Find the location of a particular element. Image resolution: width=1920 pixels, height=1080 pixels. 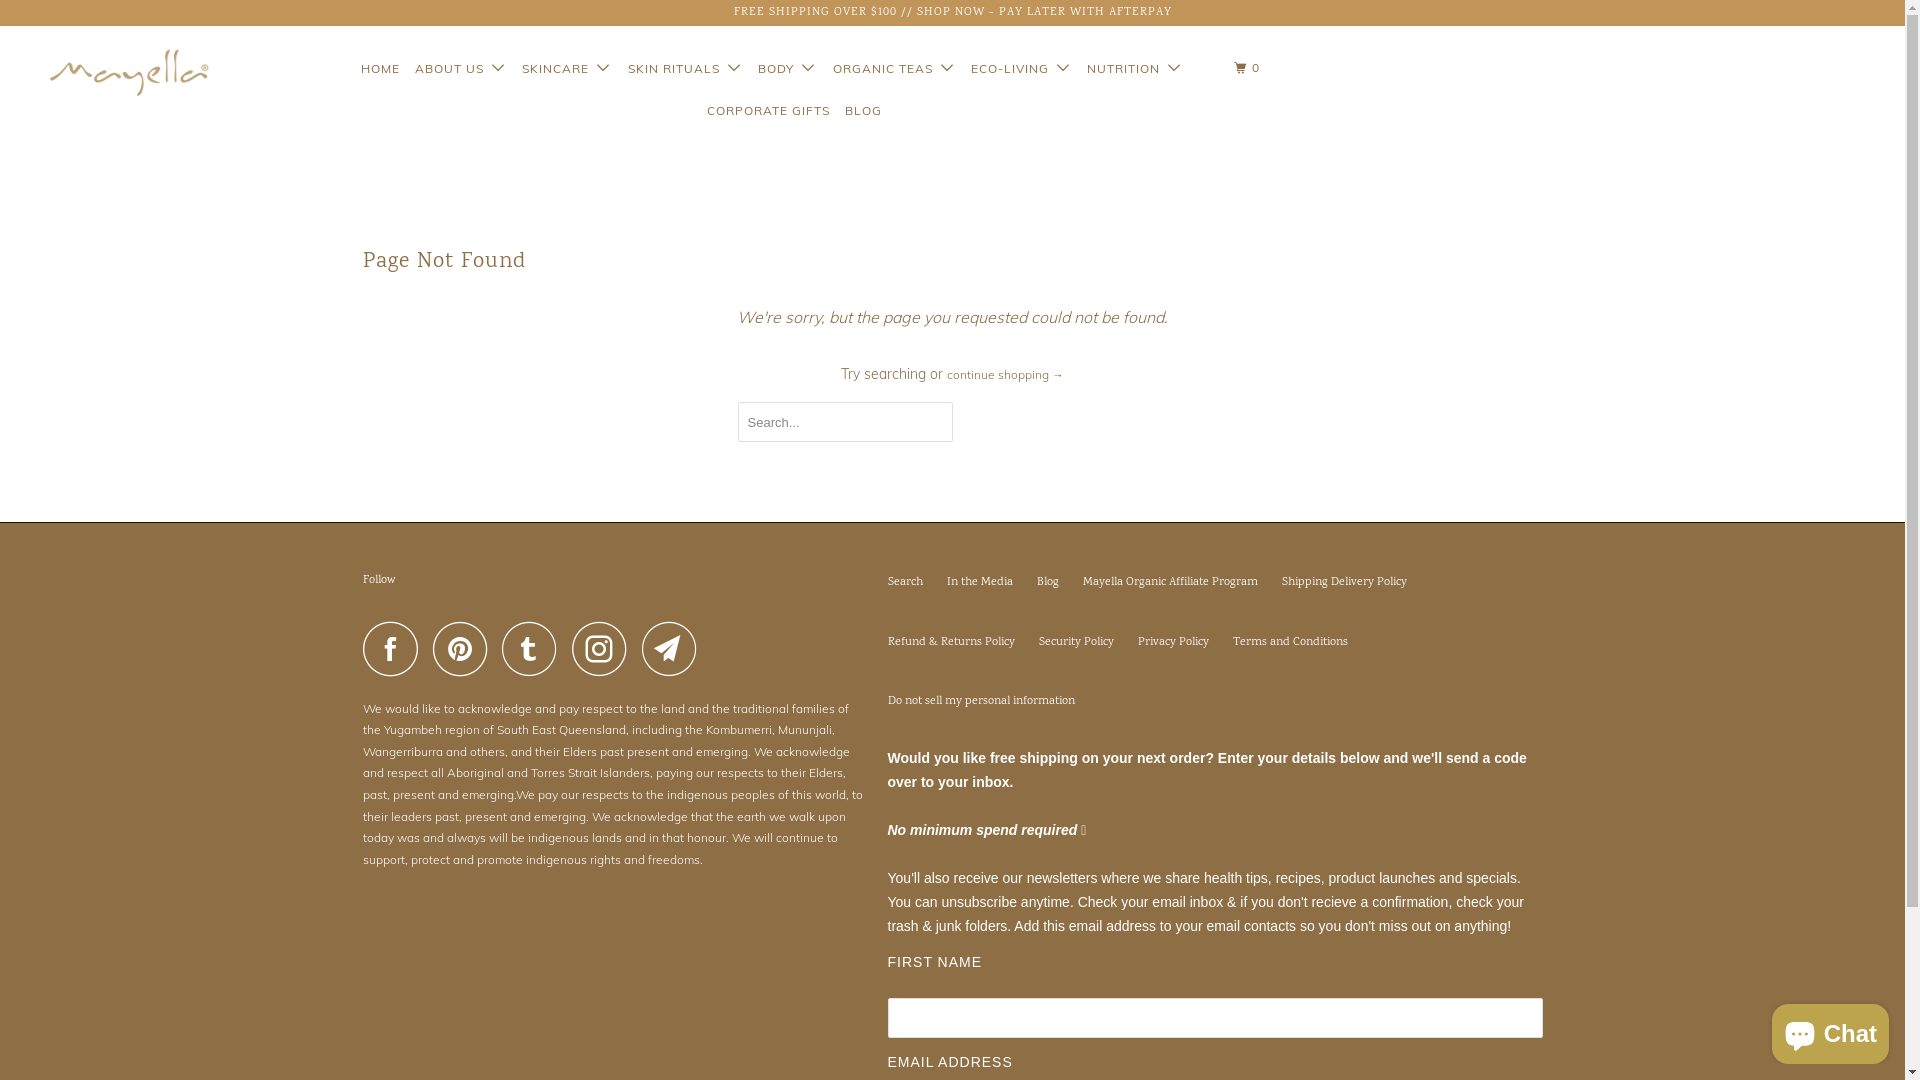

'Shipping Delivery Policy' is located at coordinates (1281, 582).